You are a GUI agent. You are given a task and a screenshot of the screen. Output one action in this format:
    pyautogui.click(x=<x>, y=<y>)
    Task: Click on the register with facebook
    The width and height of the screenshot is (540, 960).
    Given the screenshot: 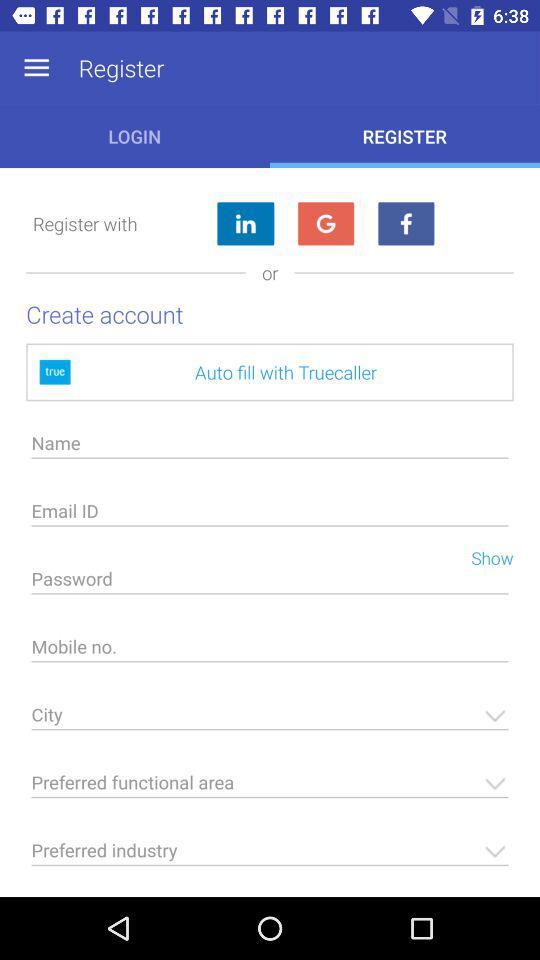 What is the action you would take?
    pyautogui.click(x=405, y=224)
    